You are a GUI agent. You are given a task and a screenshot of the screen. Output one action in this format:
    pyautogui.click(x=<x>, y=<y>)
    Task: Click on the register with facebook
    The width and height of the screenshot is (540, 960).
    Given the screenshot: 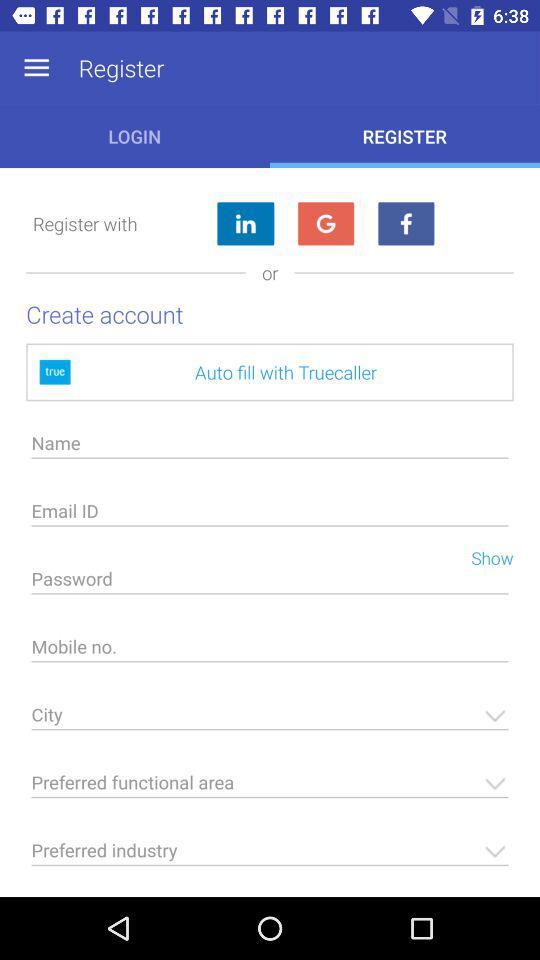 What is the action you would take?
    pyautogui.click(x=405, y=224)
    